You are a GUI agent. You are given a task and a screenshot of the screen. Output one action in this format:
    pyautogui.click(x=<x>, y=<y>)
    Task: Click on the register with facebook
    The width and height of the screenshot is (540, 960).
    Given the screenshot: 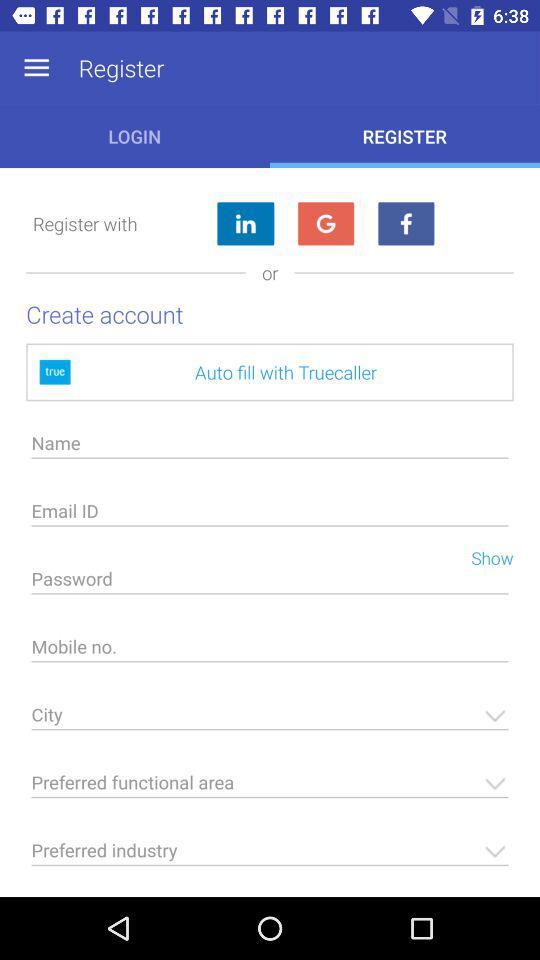 What is the action you would take?
    pyautogui.click(x=405, y=224)
    